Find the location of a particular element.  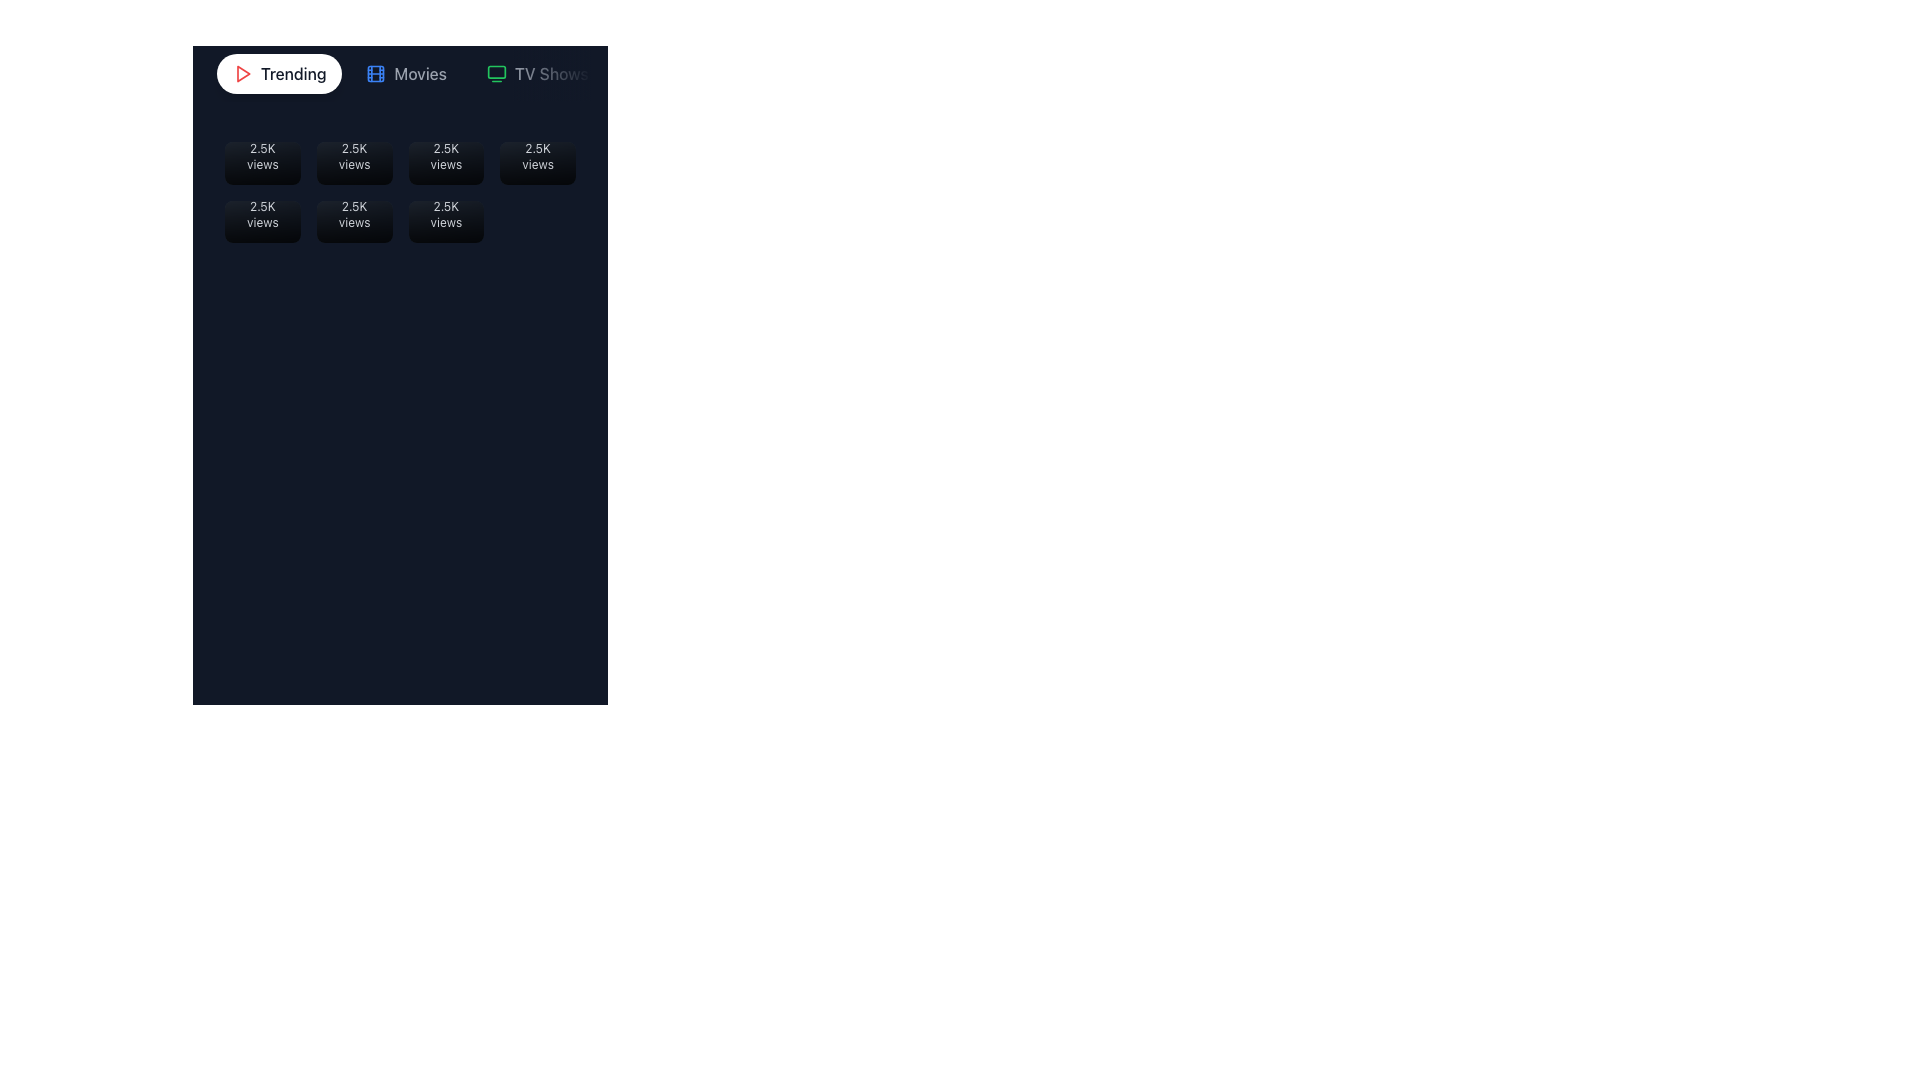

the decorative rectangle within the TV Shows icon, which is a rounded rectangle located at the top-right corner of the UI is located at coordinates (496, 71).